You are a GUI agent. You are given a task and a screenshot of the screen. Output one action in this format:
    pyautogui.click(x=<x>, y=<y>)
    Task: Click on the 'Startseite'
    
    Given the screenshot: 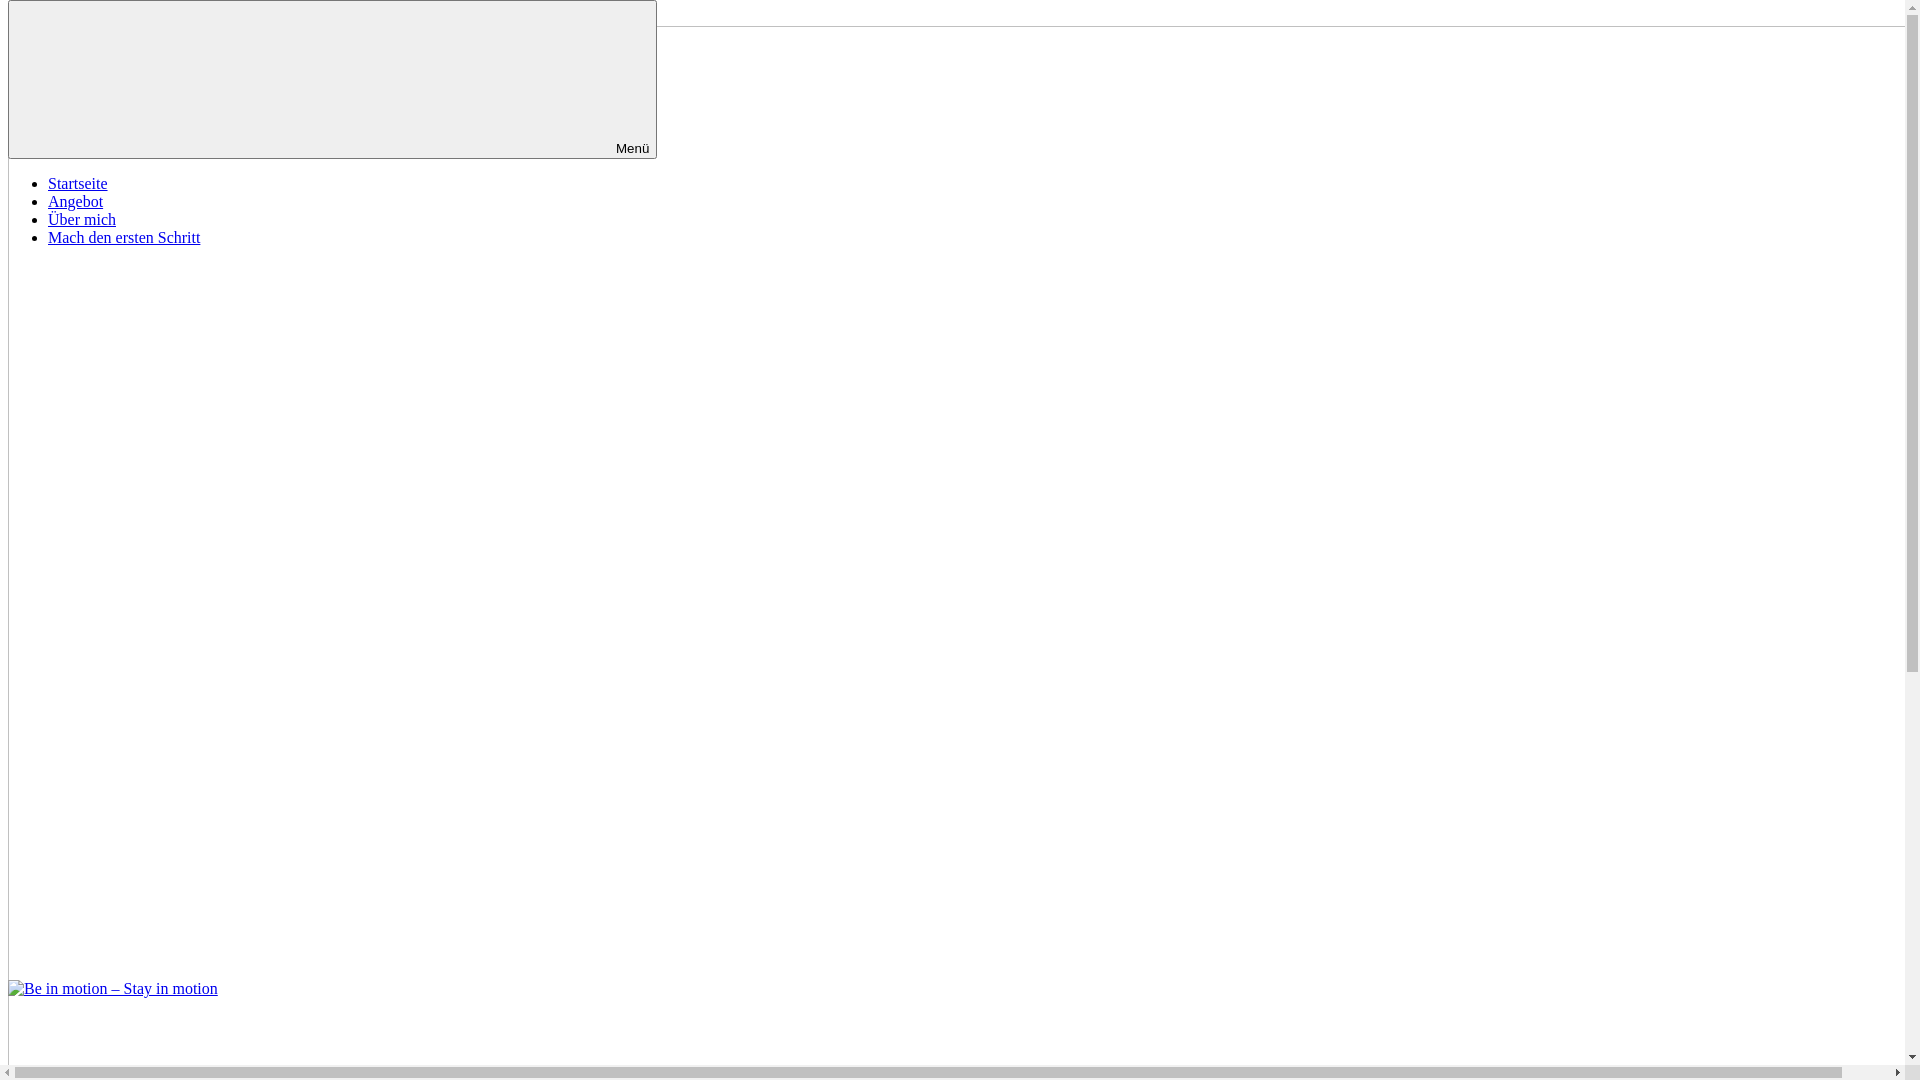 What is the action you would take?
    pyautogui.click(x=48, y=183)
    